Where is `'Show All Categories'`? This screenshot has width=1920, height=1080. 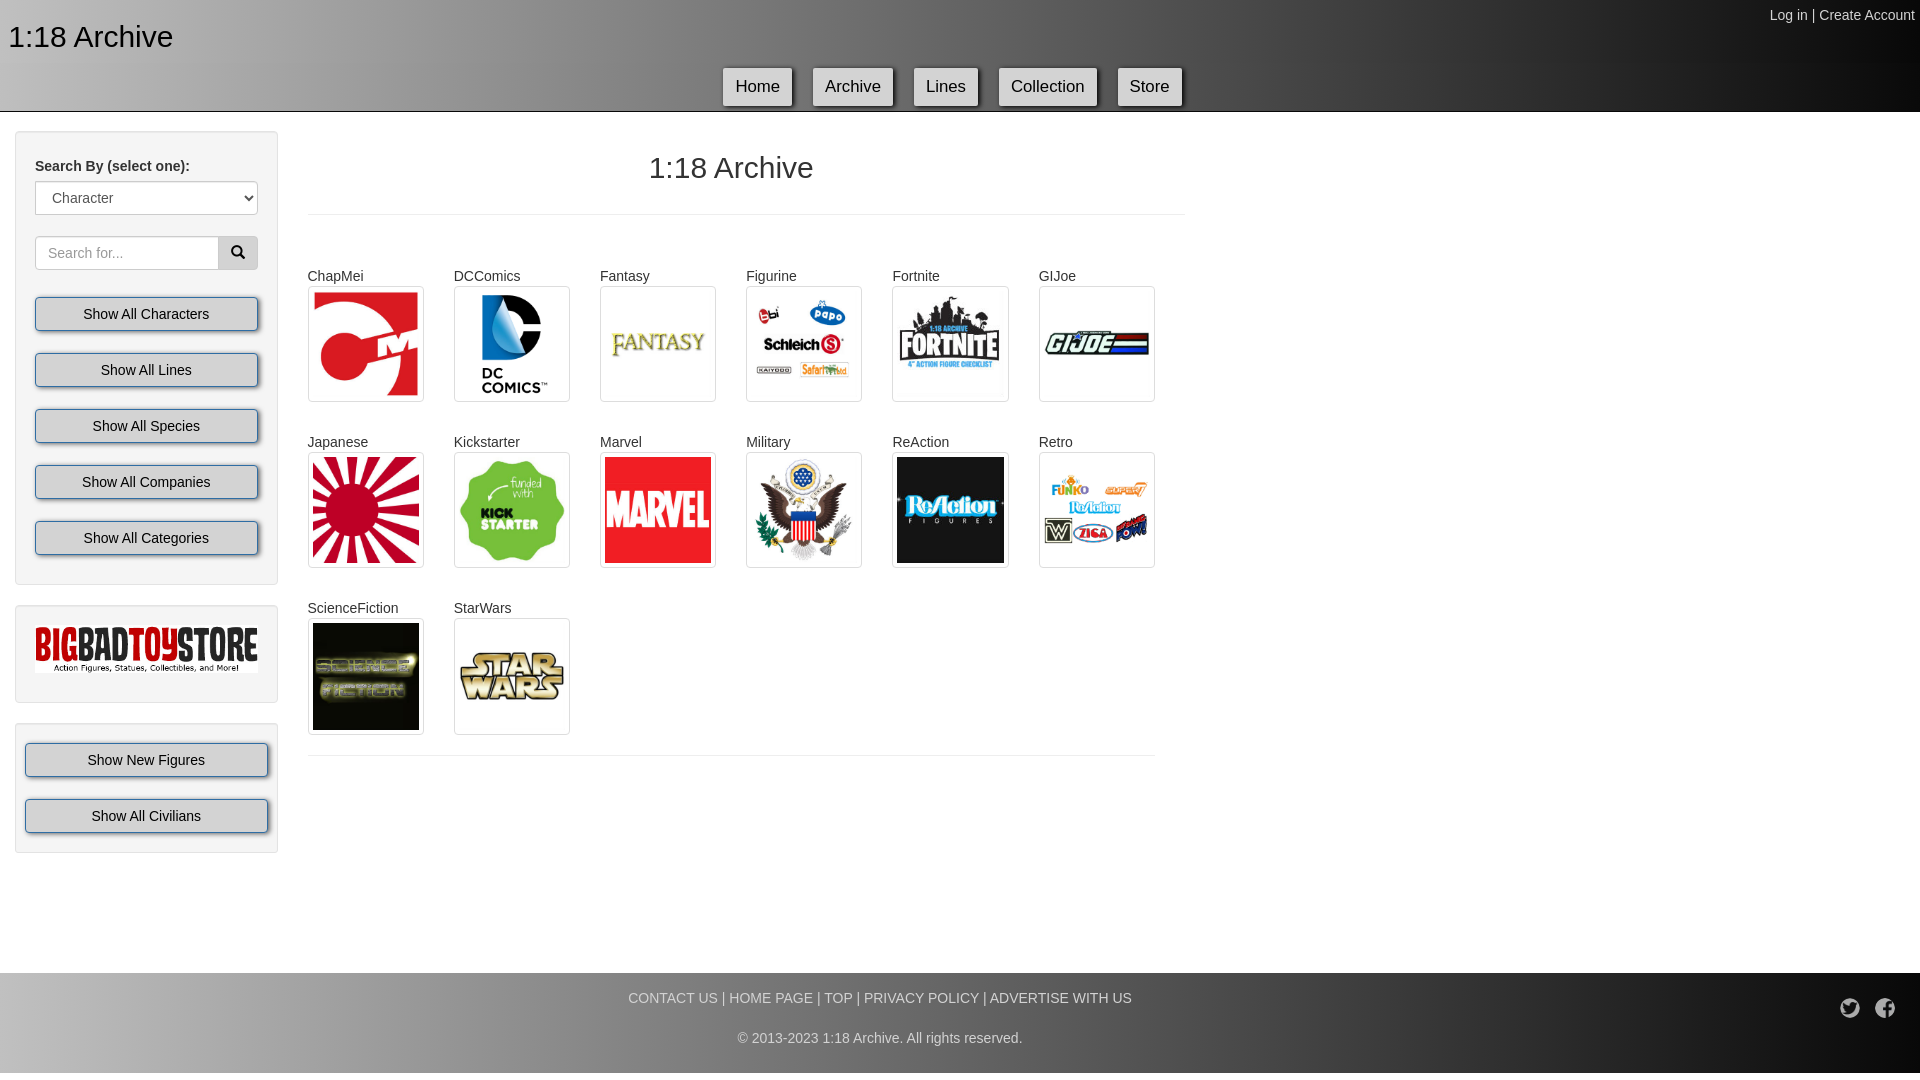 'Show All Categories' is located at coordinates (145, 536).